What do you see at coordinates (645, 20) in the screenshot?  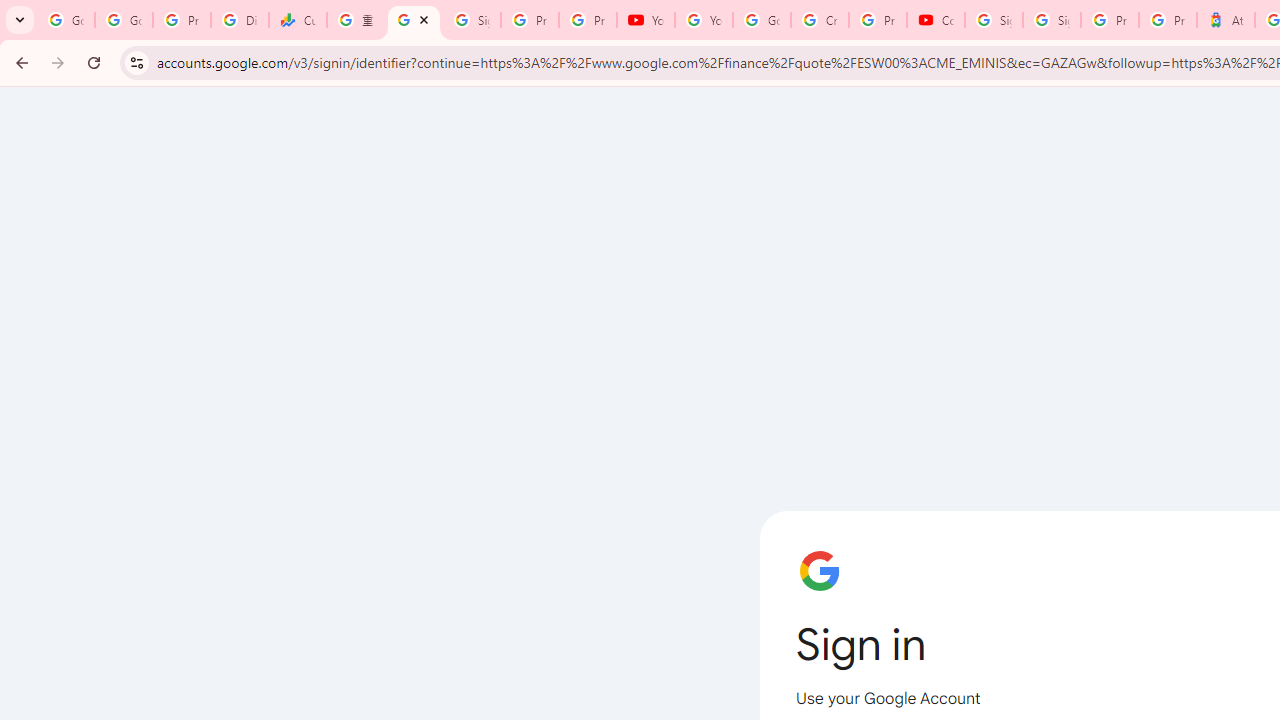 I see `'YouTube'` at bounding box center [645, 20].